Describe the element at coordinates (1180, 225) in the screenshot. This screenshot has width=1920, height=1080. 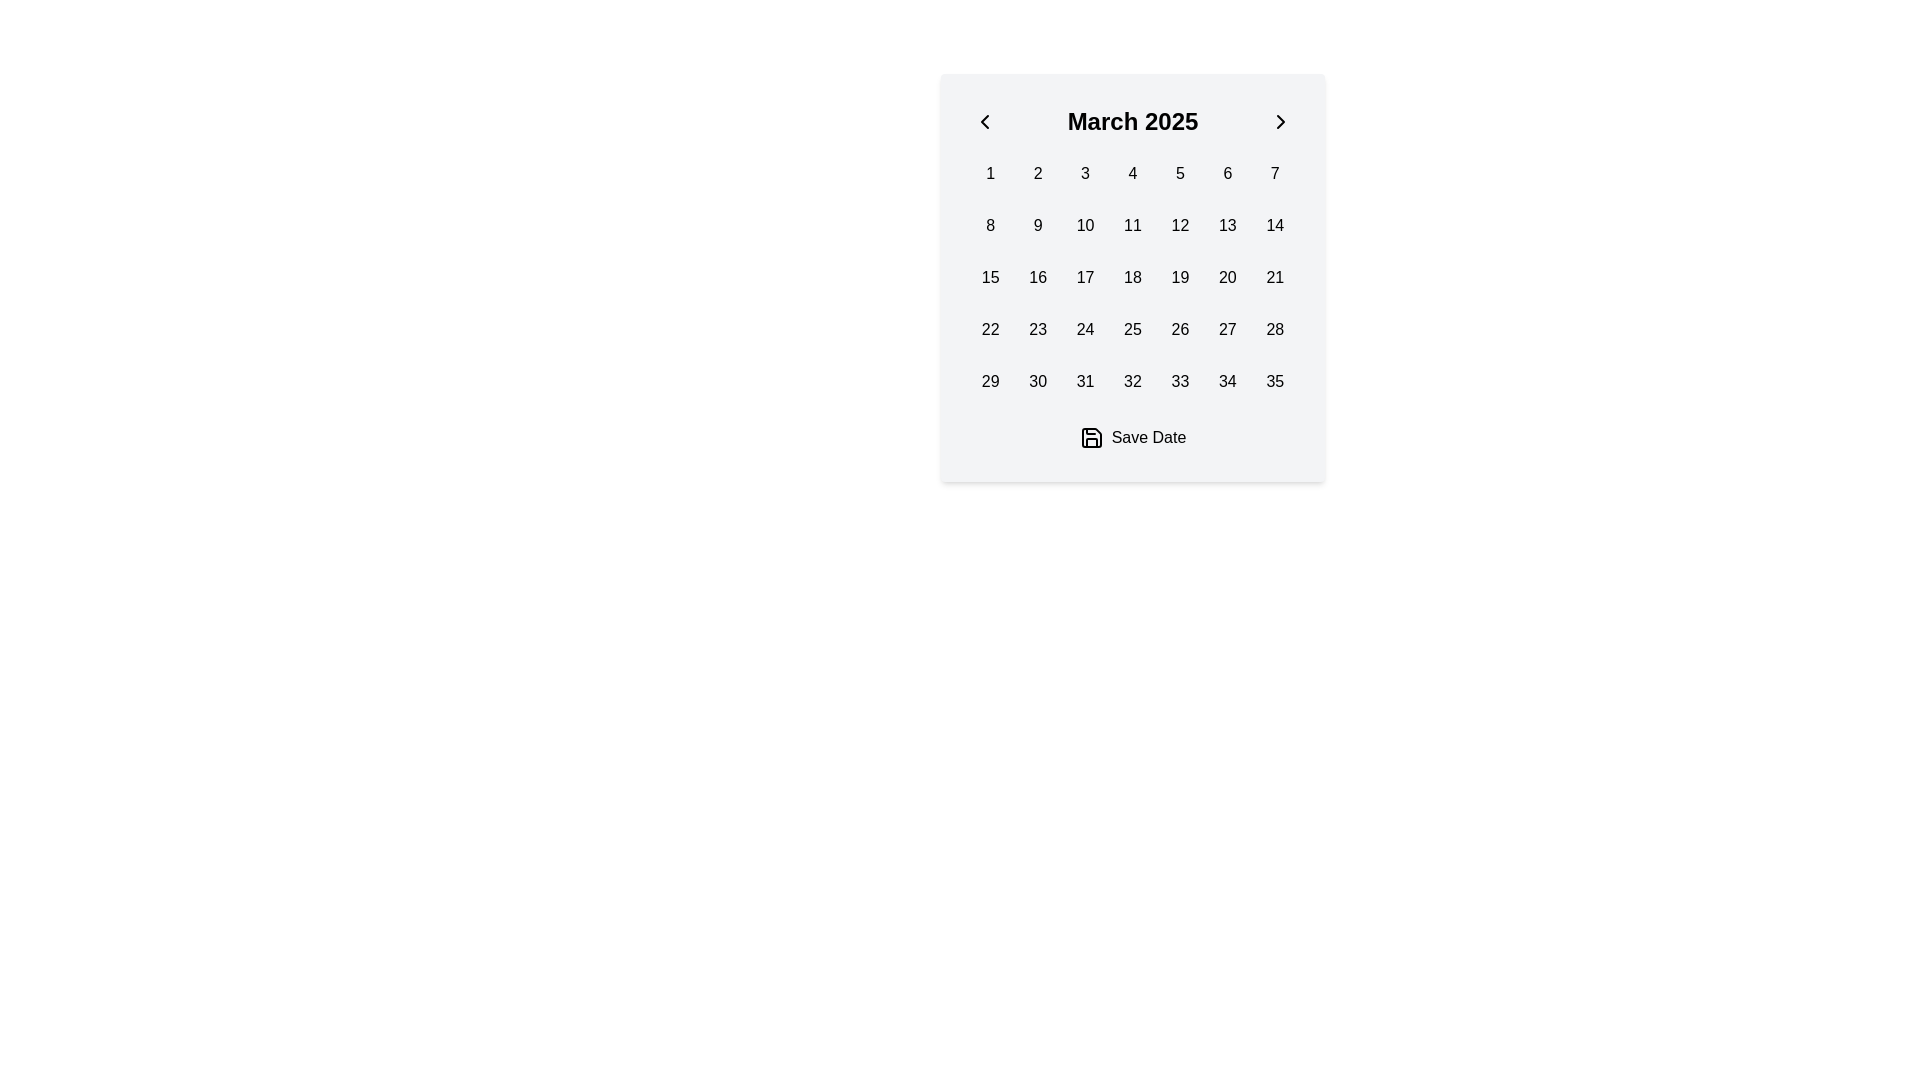
I see `the rounded button displaying the number '12' in the second row, sixth column of the calendar grid` at that location.